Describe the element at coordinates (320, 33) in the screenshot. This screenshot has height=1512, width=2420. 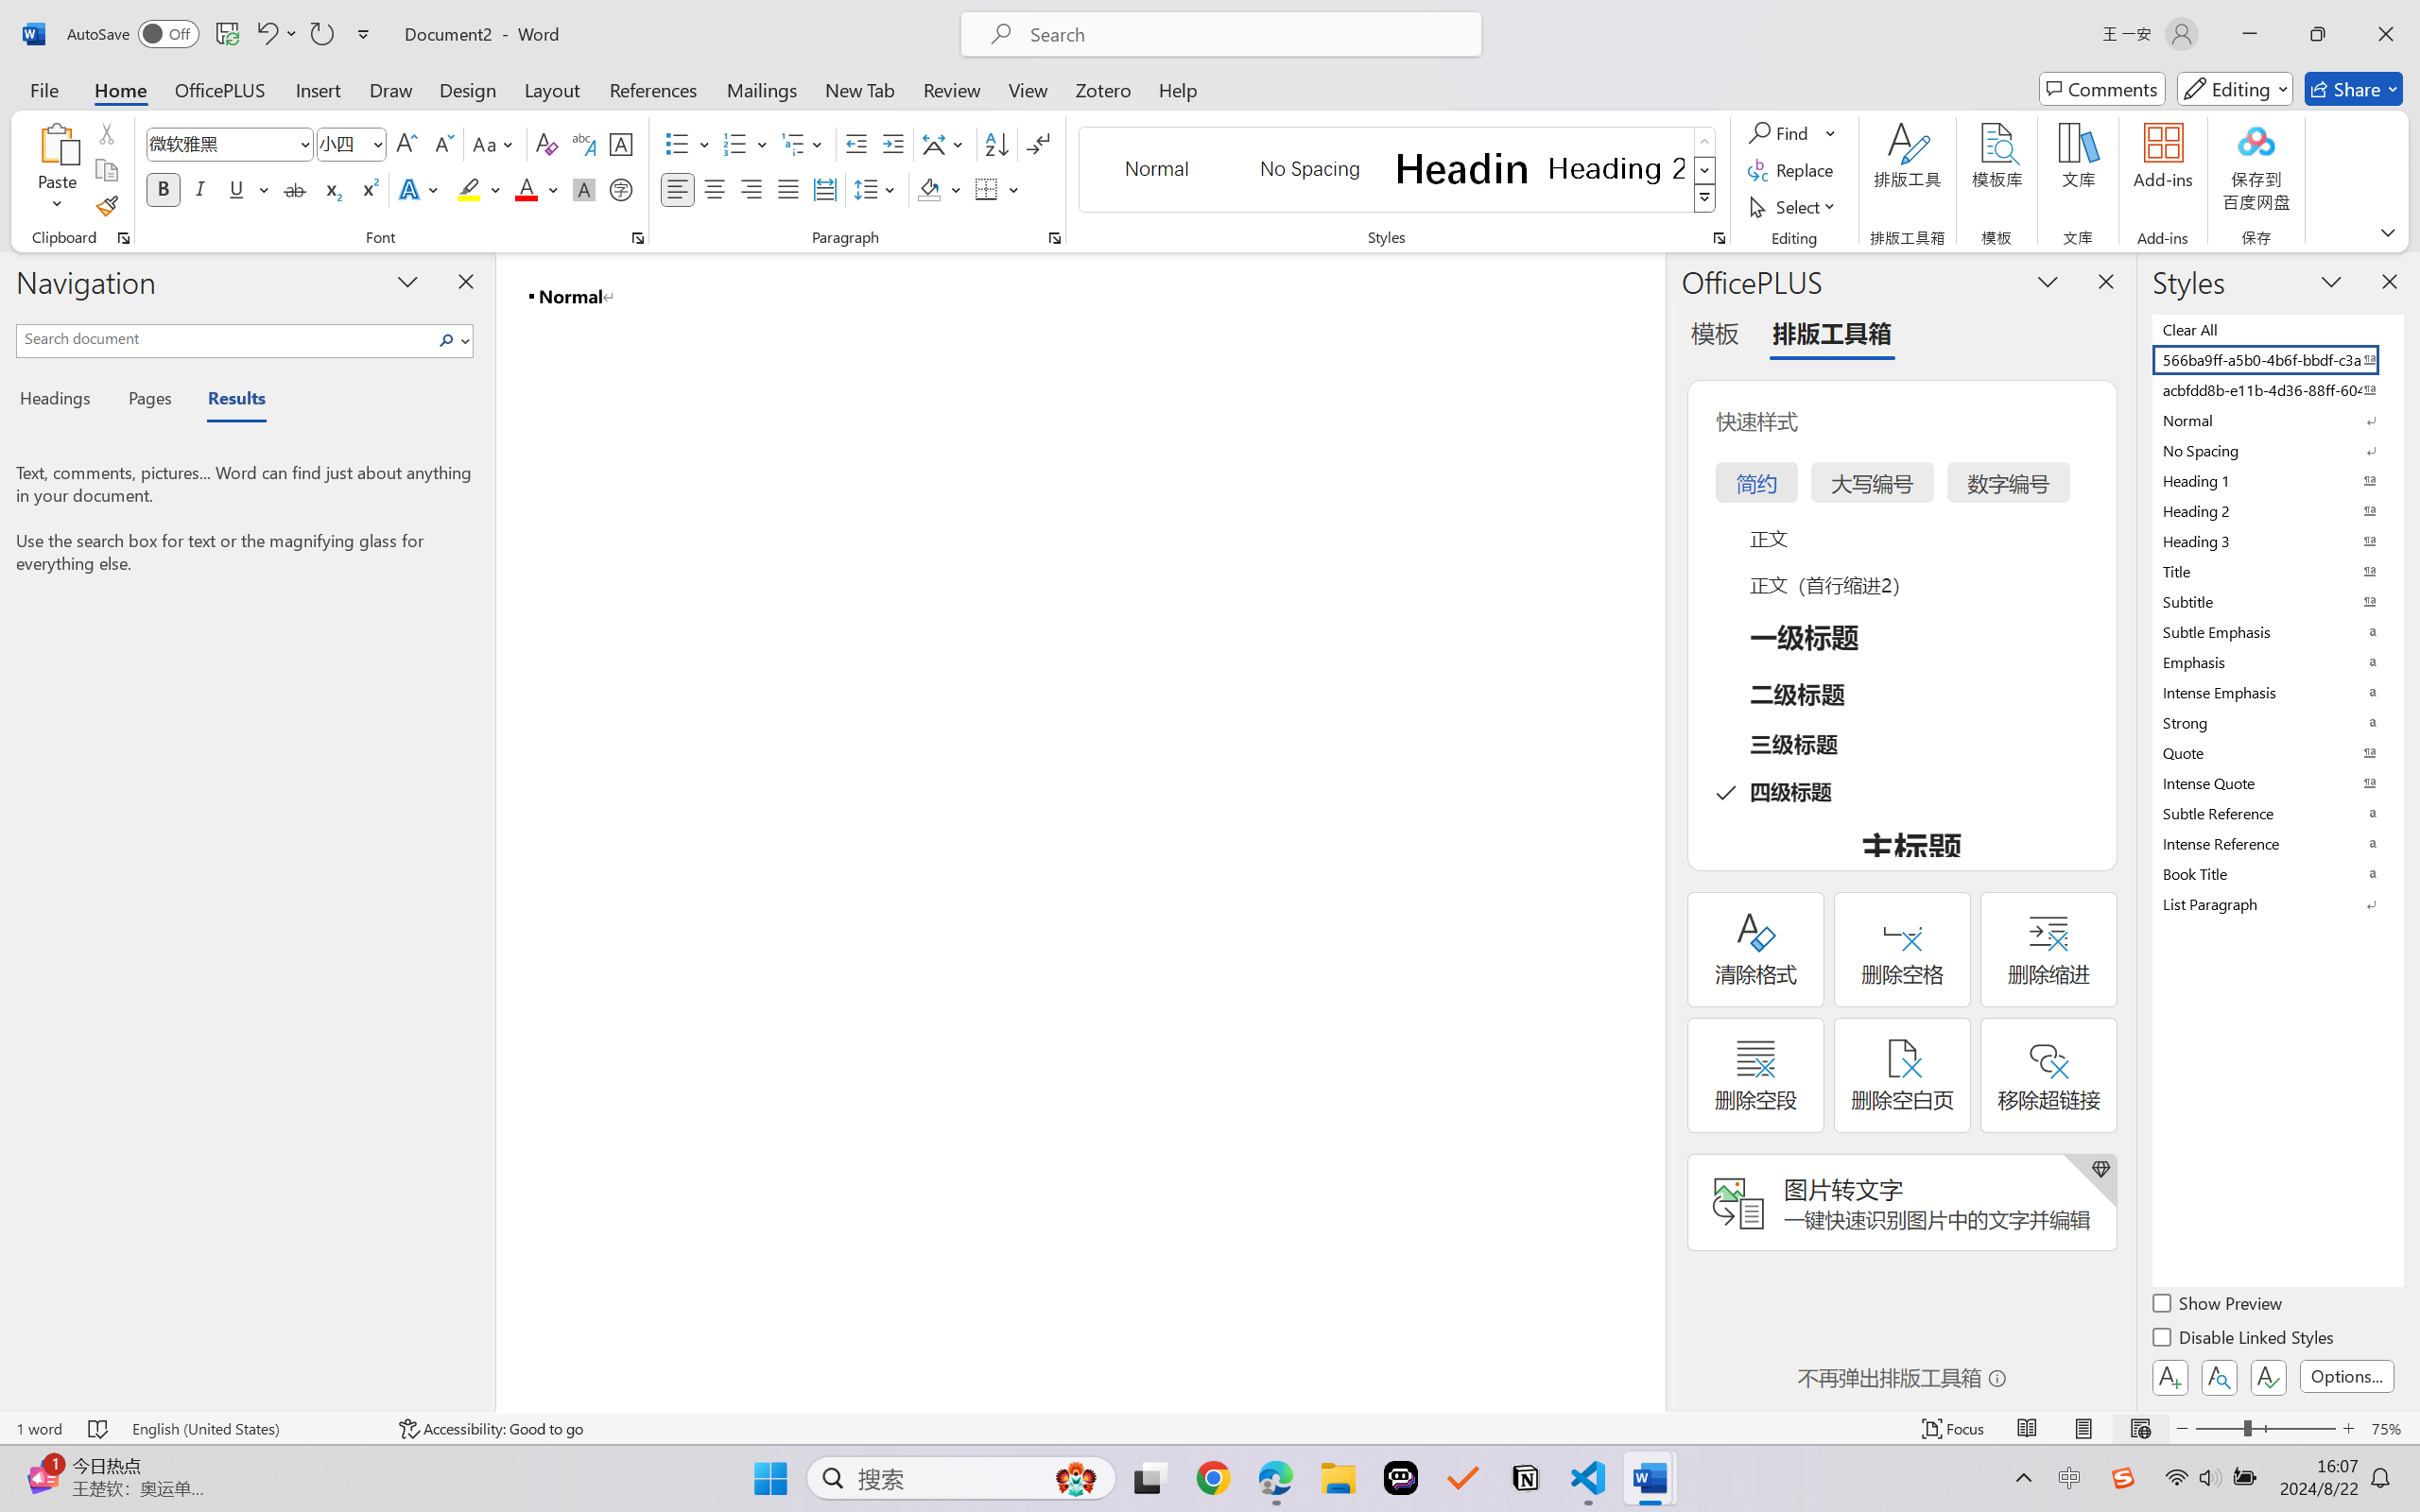
I see `'Repeat Doc Close'` at that location.